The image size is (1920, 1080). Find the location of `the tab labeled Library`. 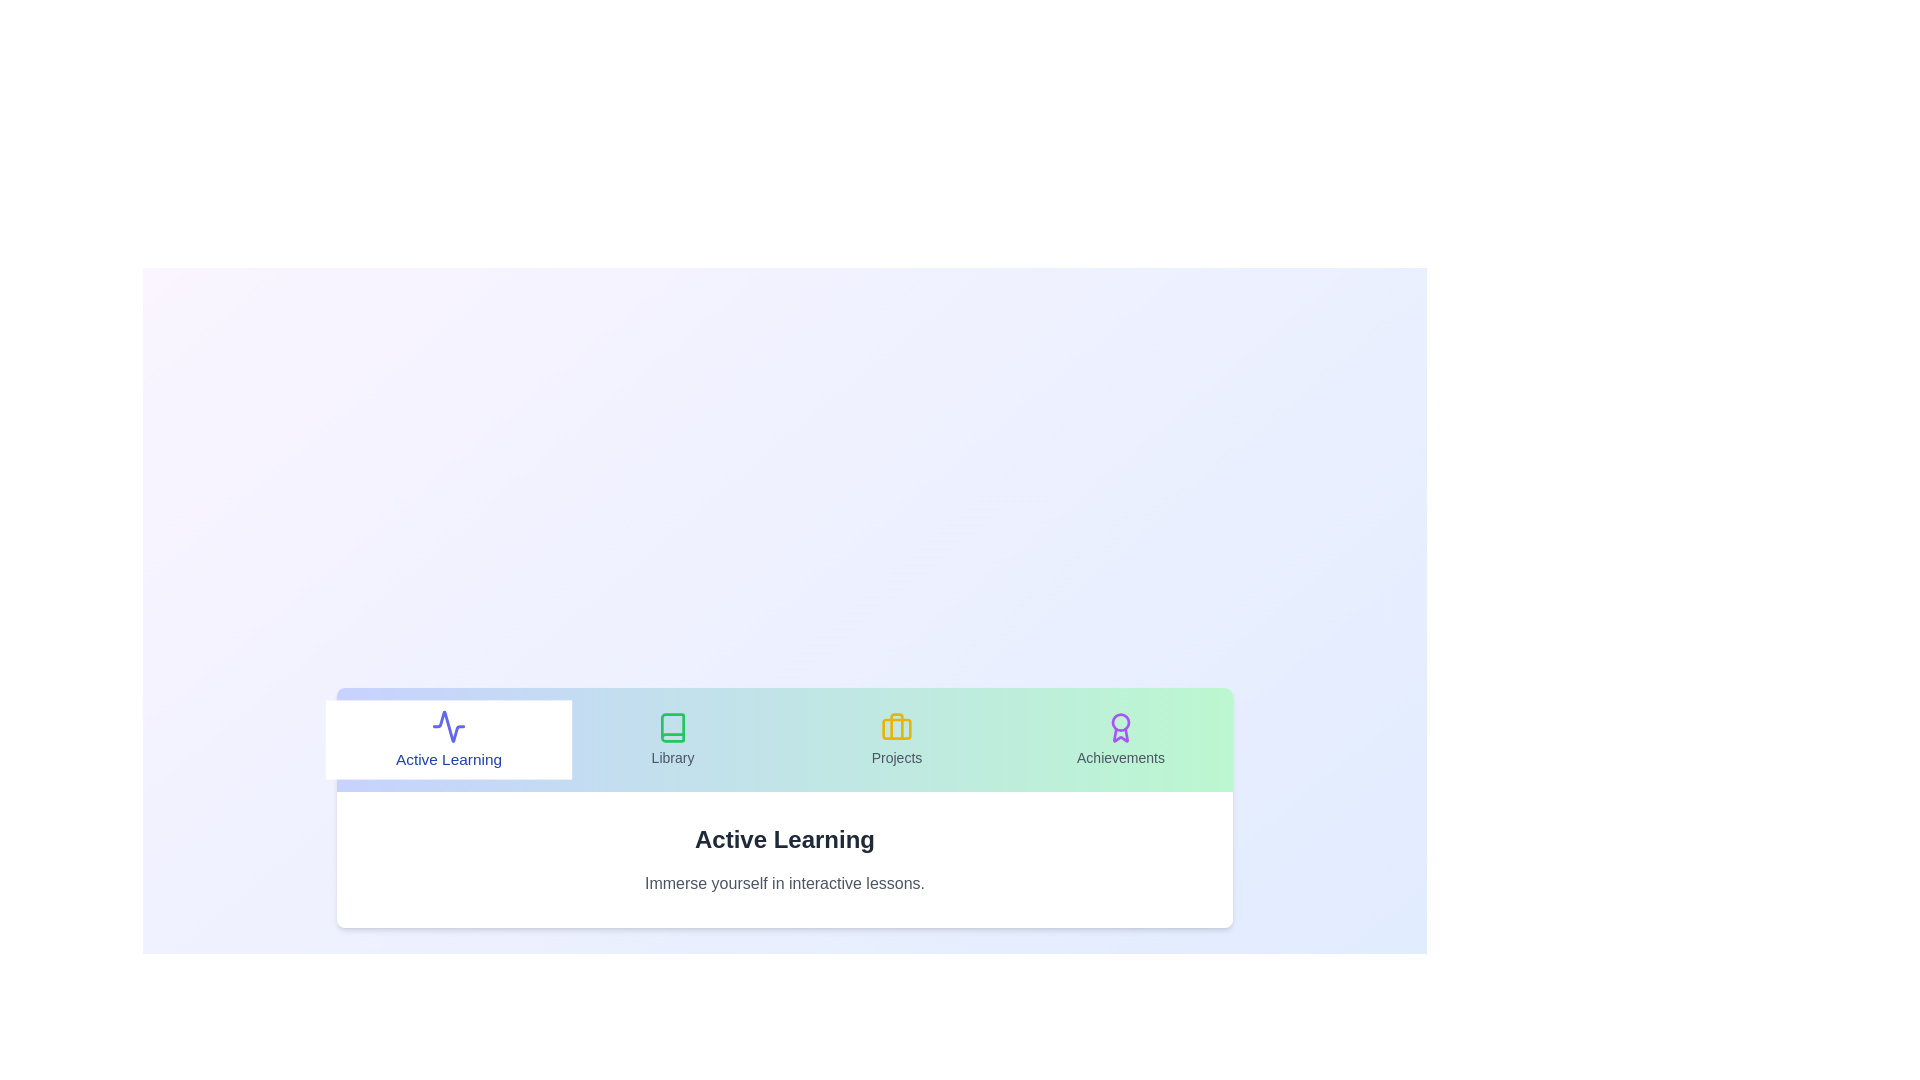

the tab labeled Library is located at coordinates (672, 740).